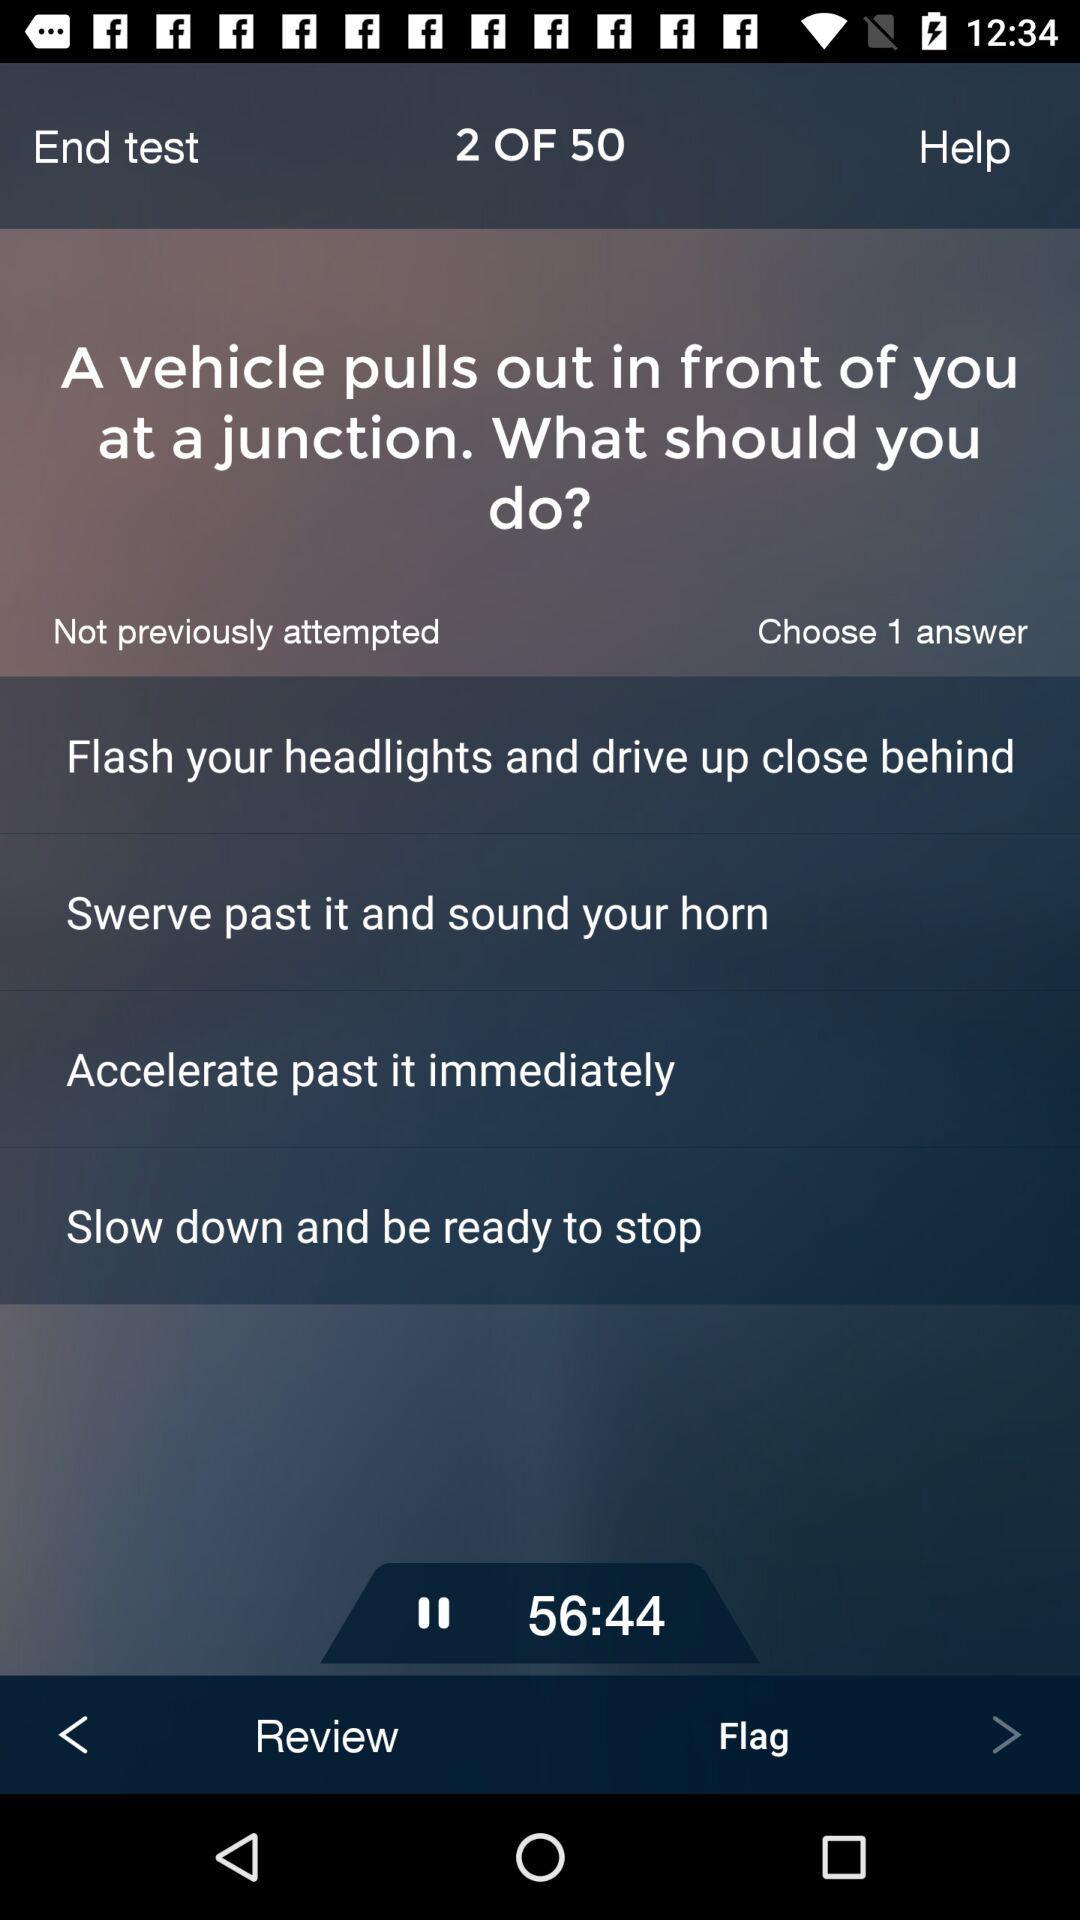 The height and width of the screenshot is (1920, 1080). I want to click on the icon next to help icon, so click(115, 144).